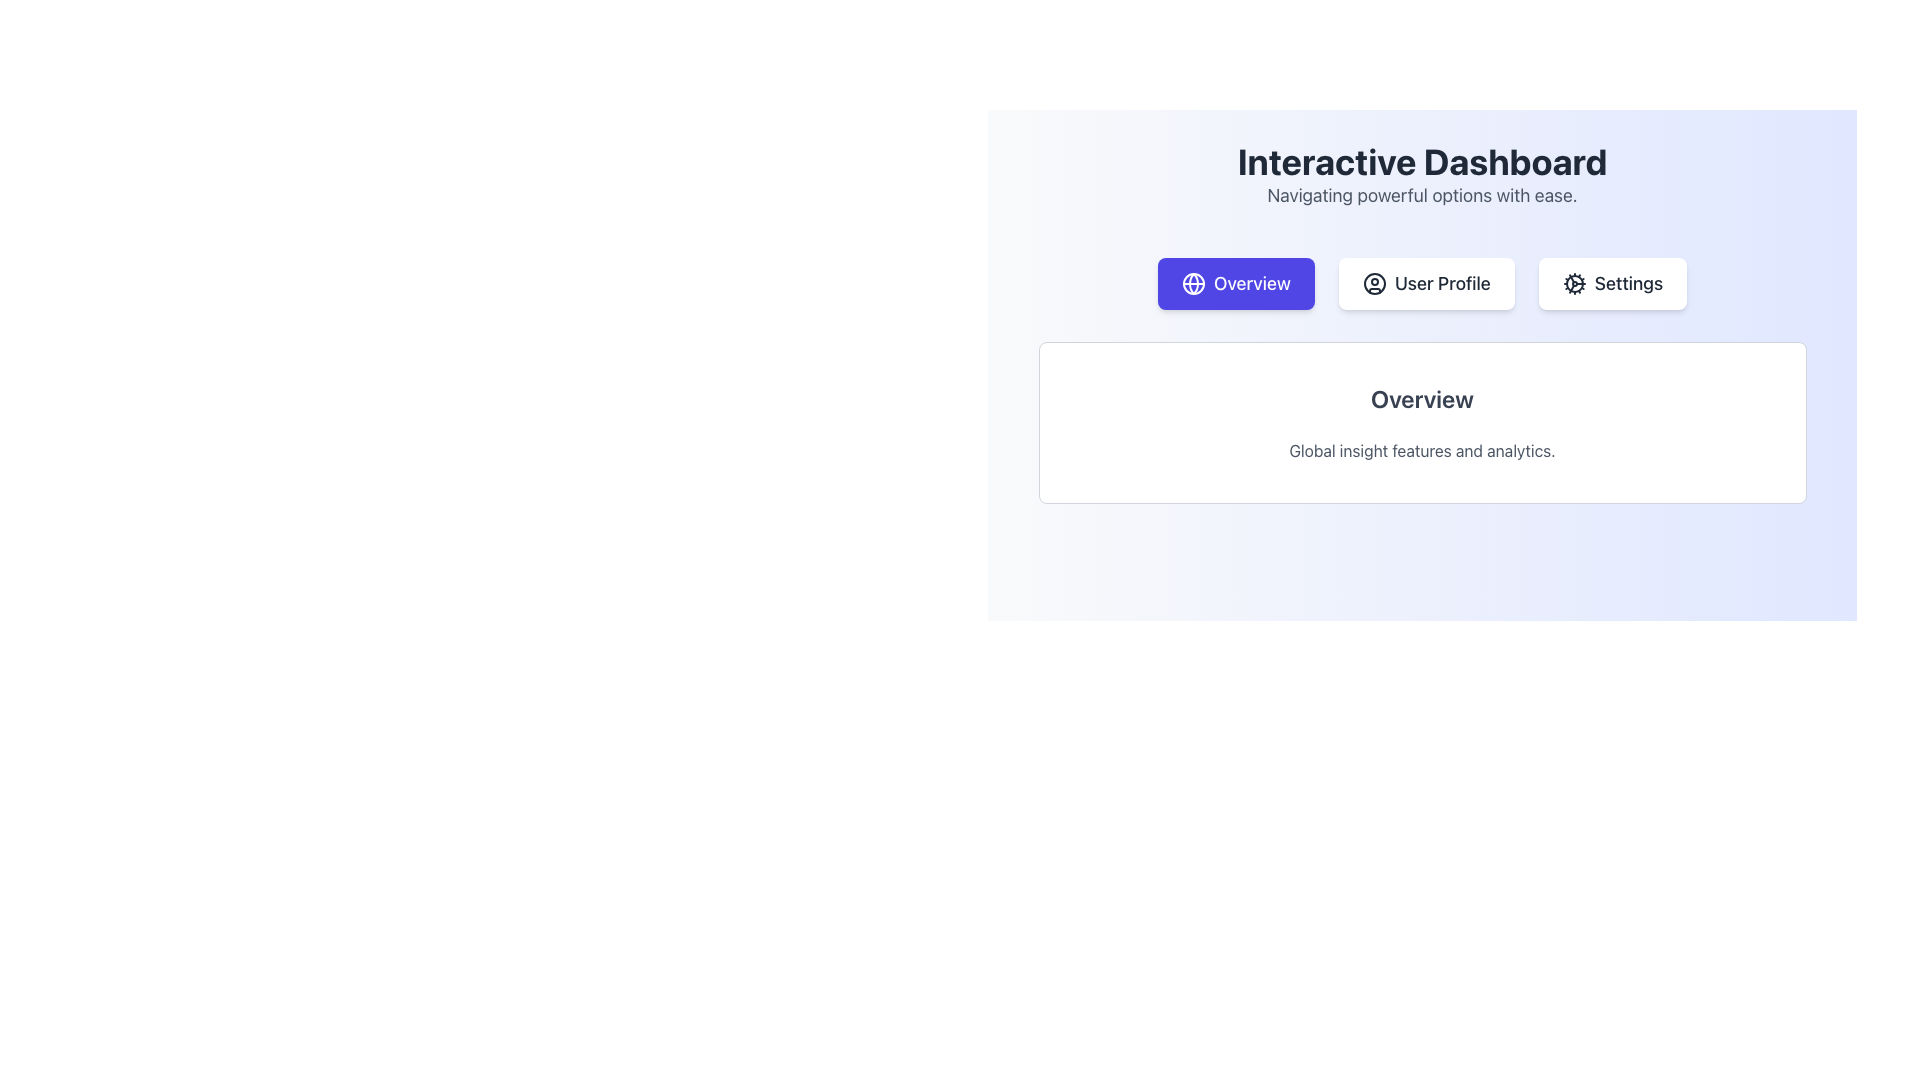  I want to click on the 'Overview' text label within the blue button, so click(1251, 284).